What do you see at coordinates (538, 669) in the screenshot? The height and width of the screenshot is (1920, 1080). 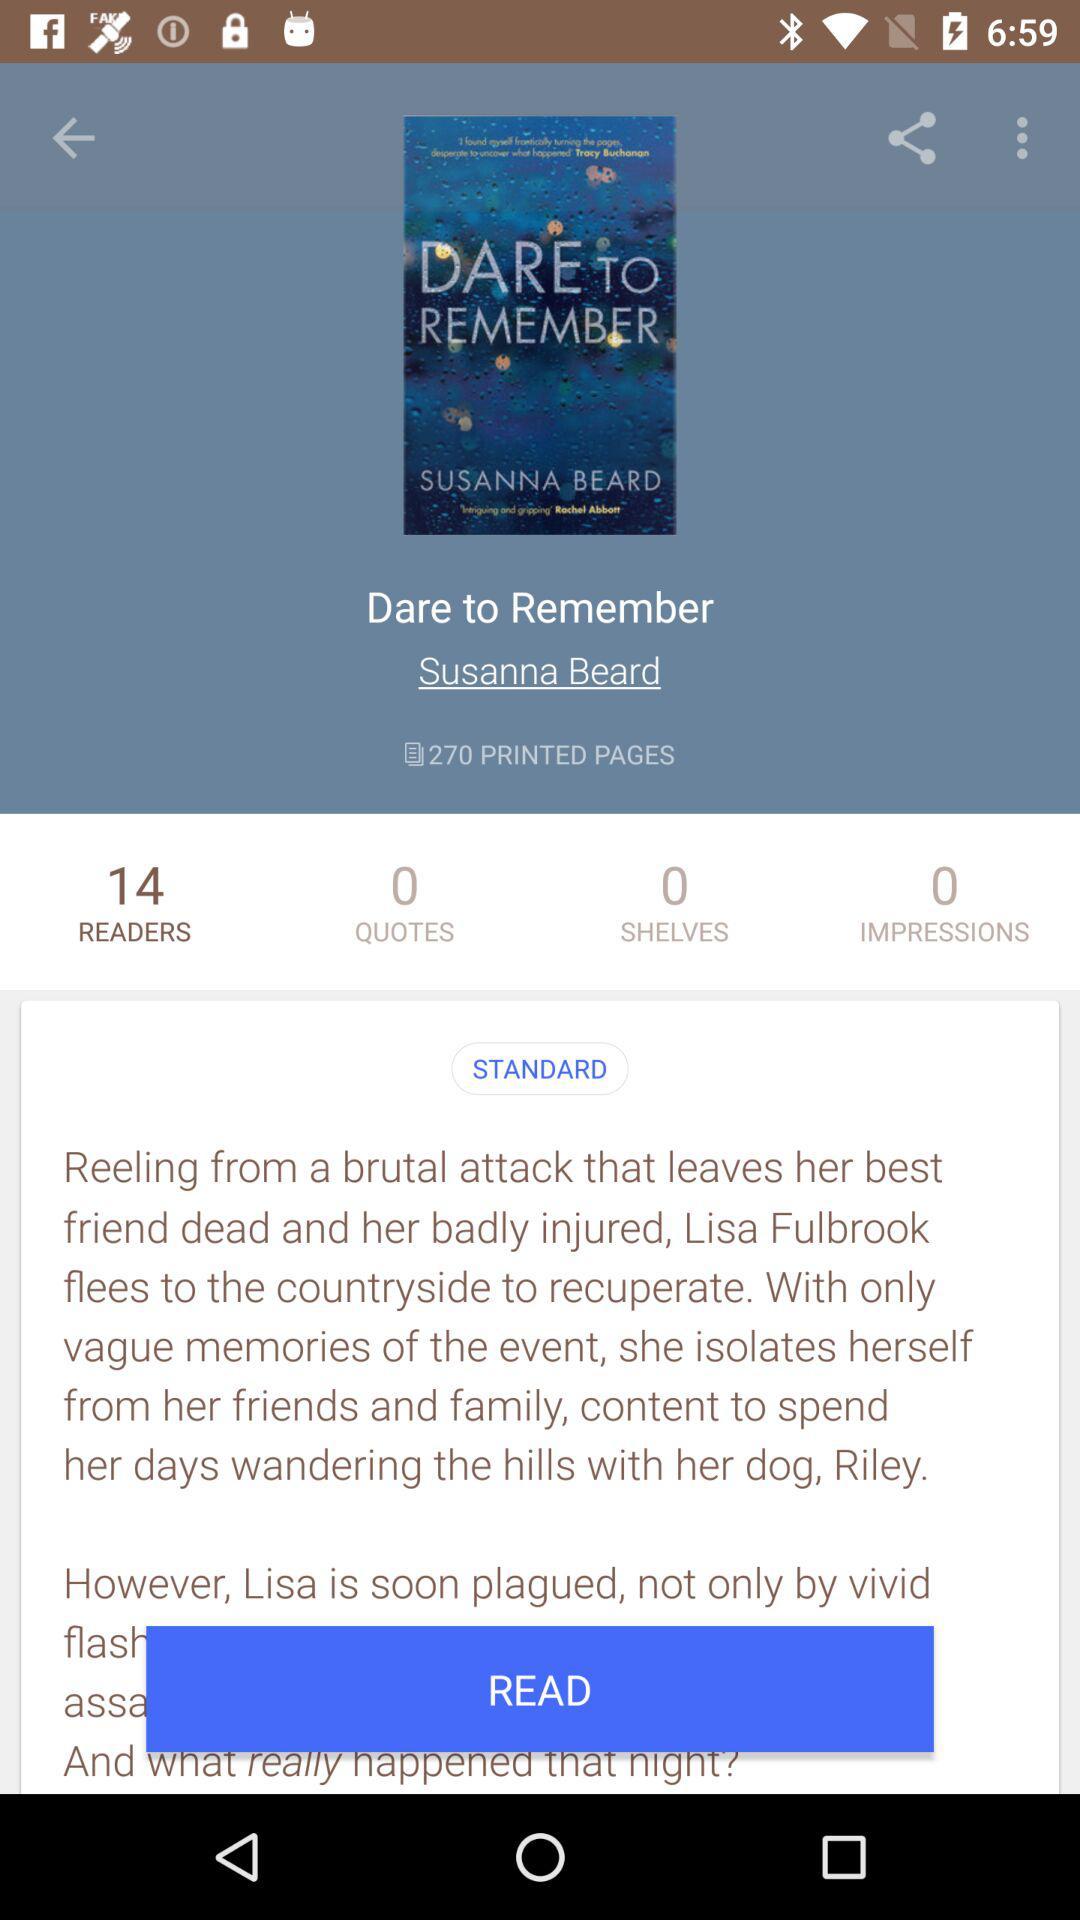 I see `the susanna beard item` at bounding box center [538, 669].